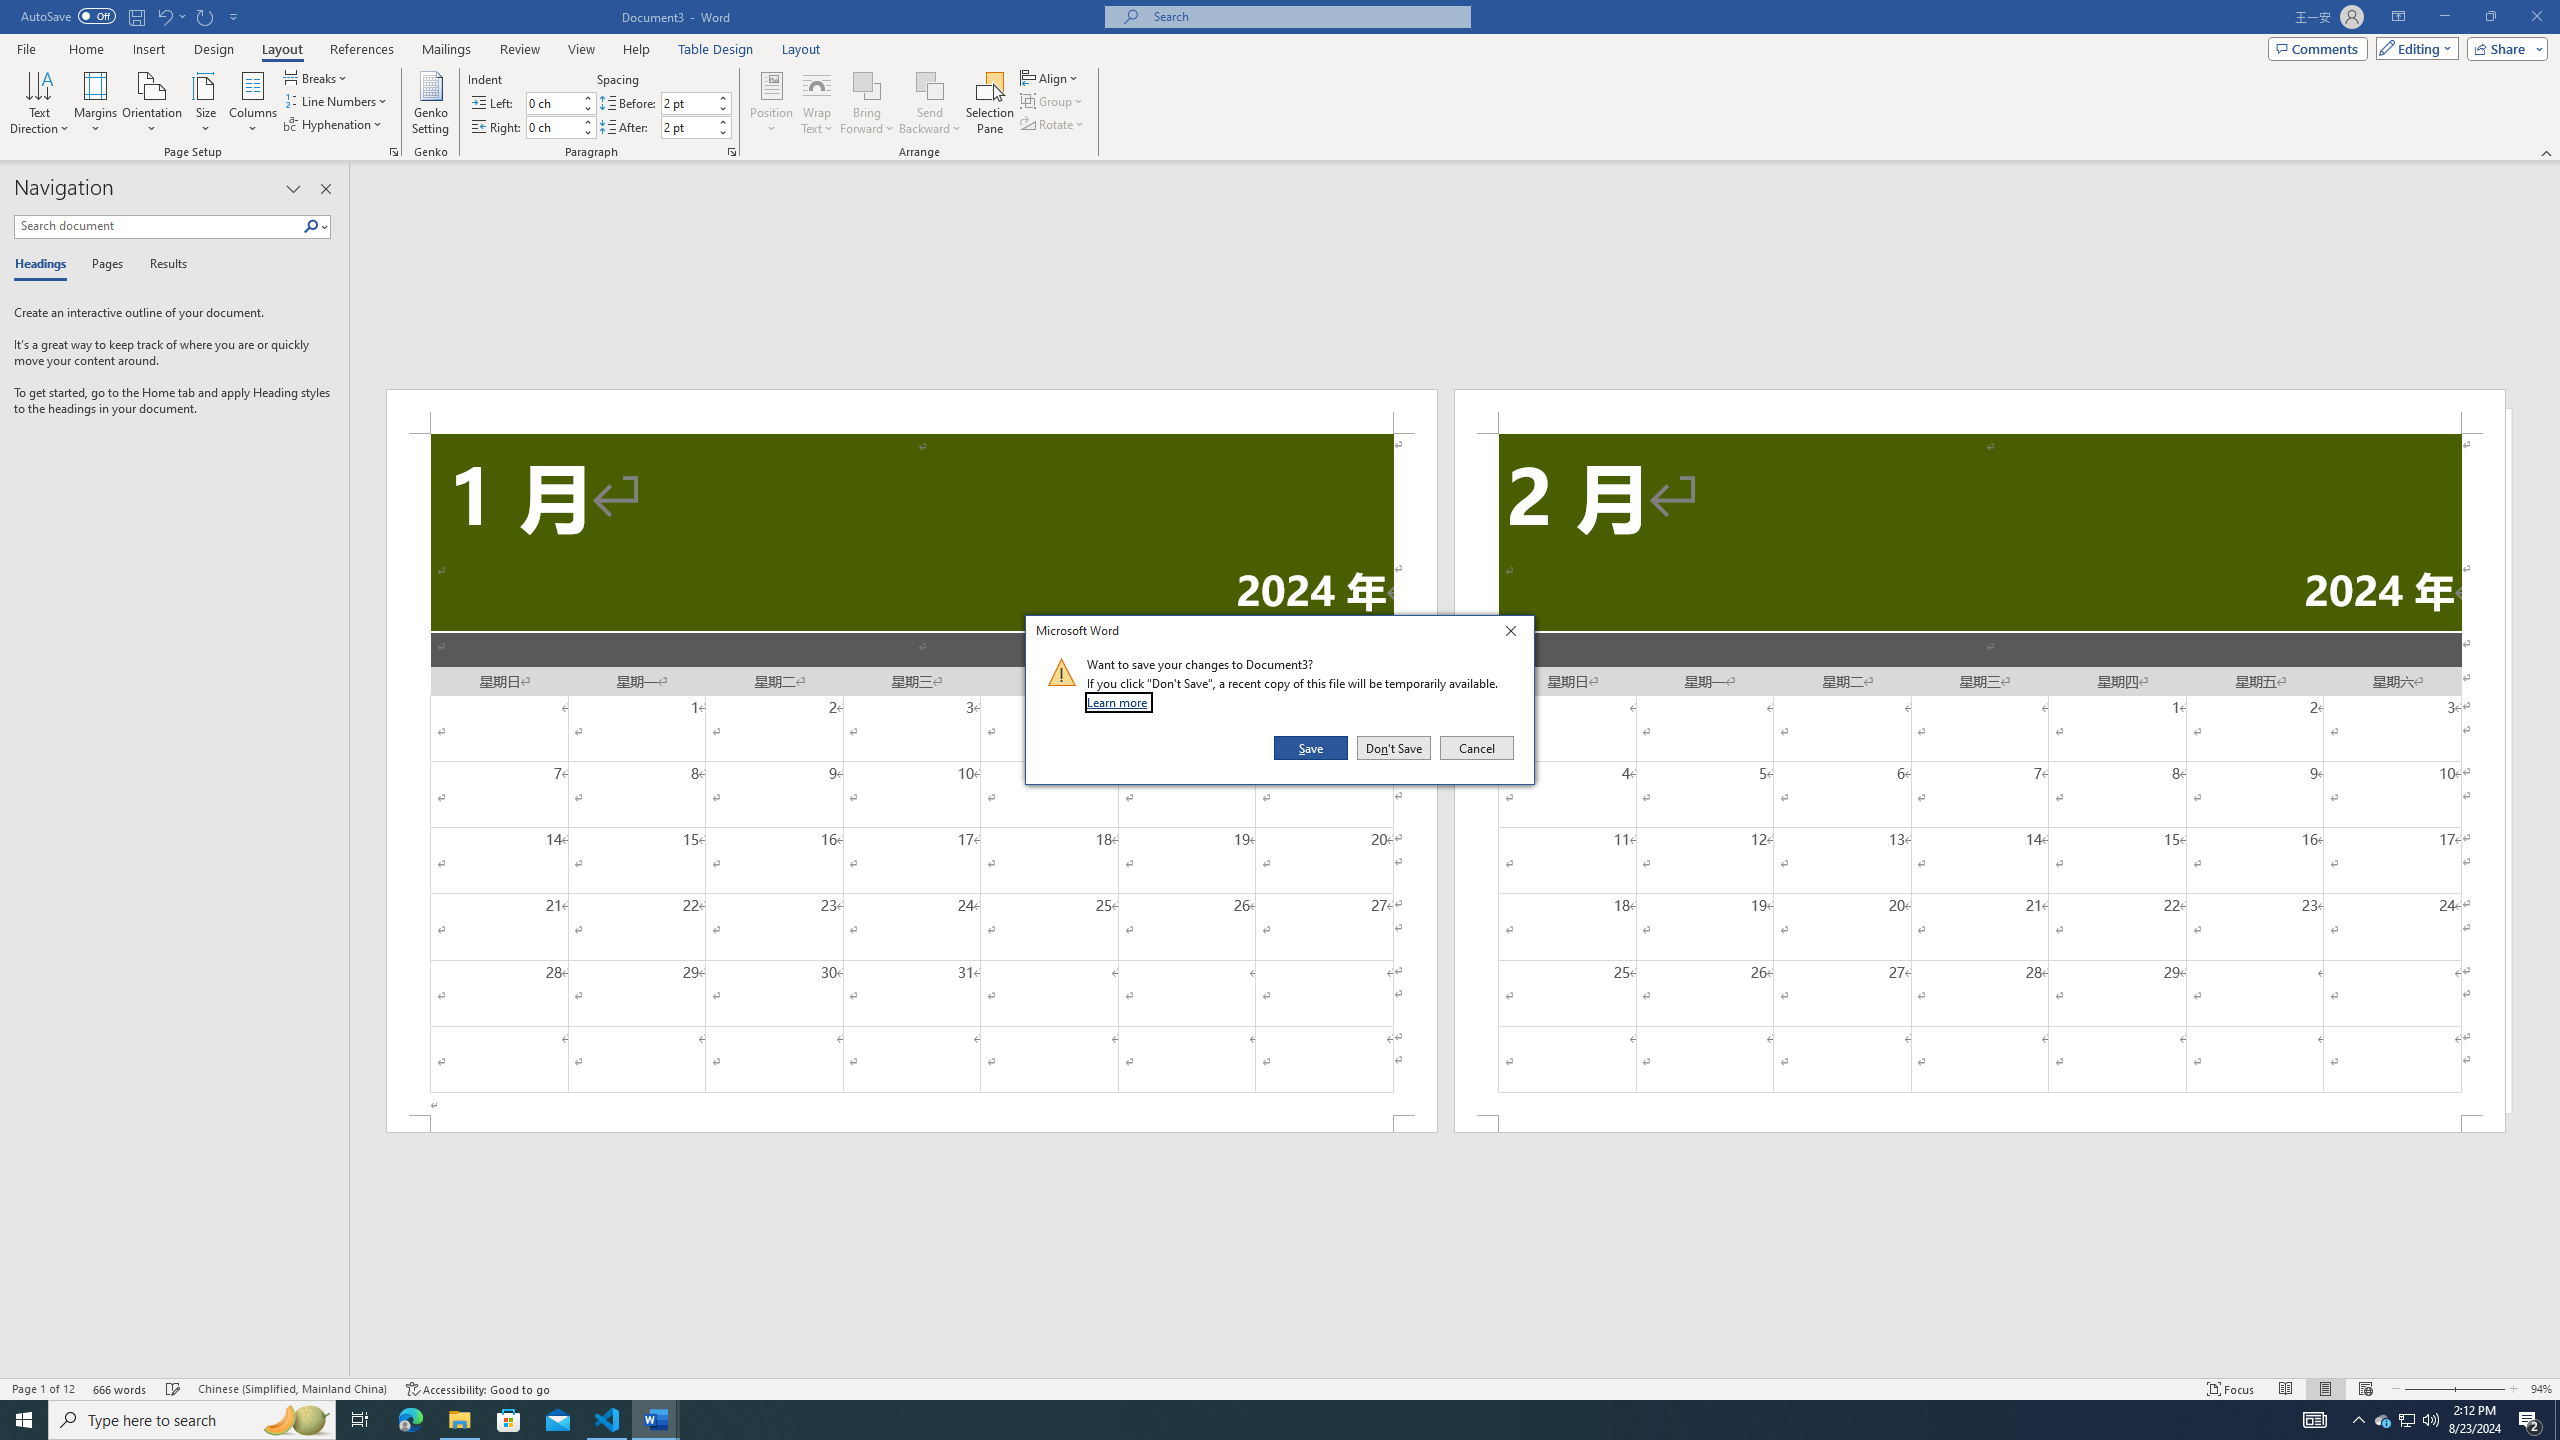  What do you see at coordinates (865, 103) in the screenshot?
I see `'Bring Forward'` at bounding box center [865, 103].